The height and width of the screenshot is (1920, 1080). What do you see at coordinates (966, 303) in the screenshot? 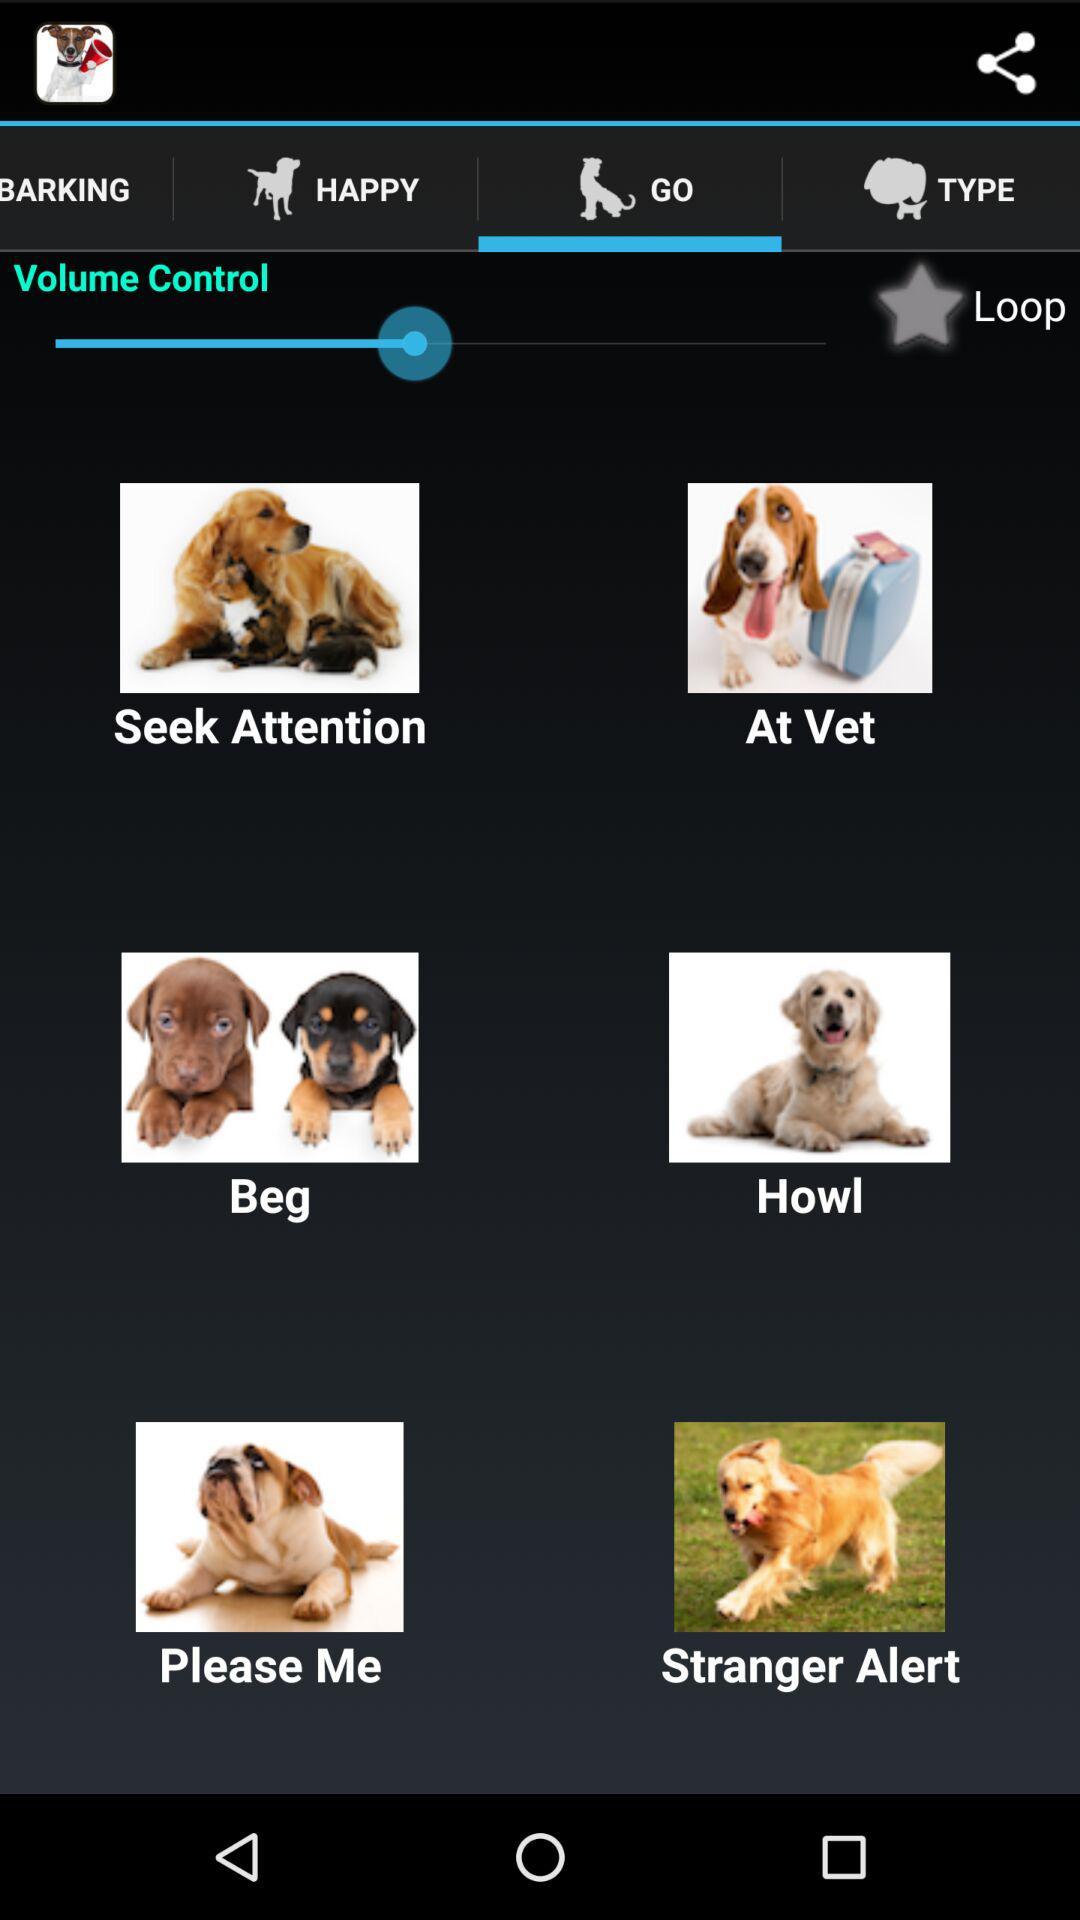
I see `item next to volume control` at bounding box center [966, 303].